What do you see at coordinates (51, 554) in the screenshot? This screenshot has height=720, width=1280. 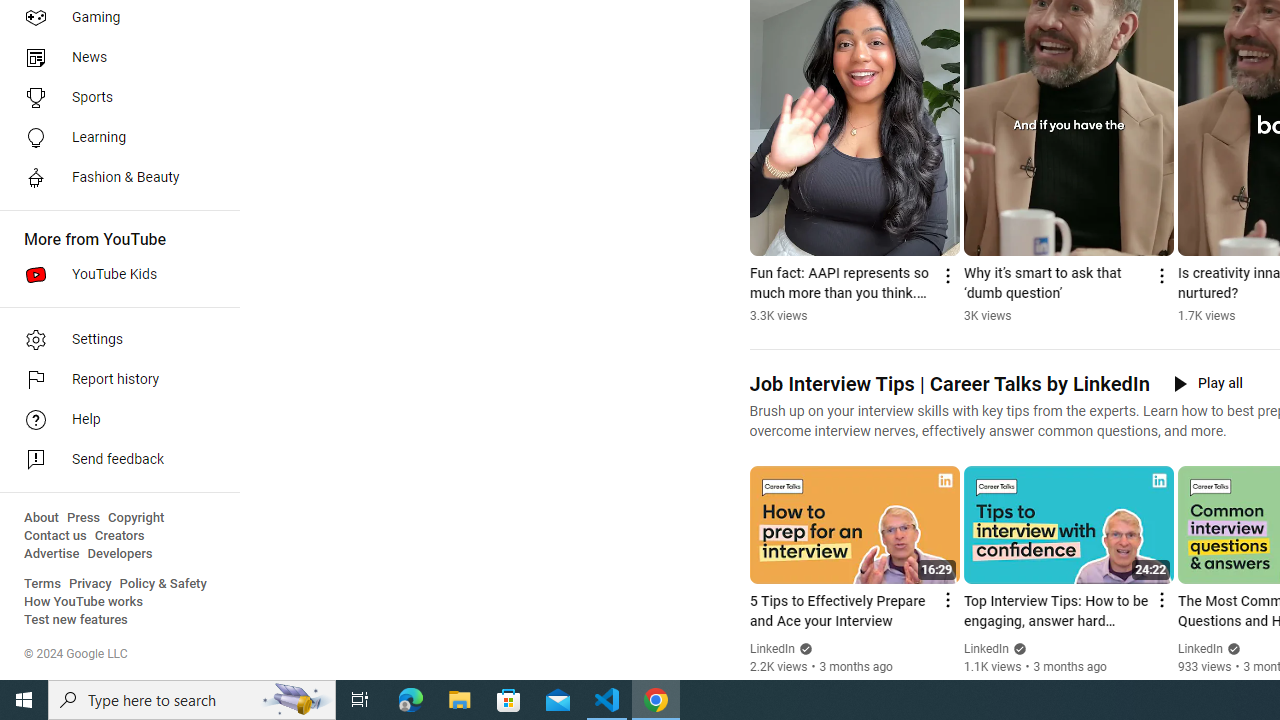 I see `'Advertise'` at bounding box center [51, 554].